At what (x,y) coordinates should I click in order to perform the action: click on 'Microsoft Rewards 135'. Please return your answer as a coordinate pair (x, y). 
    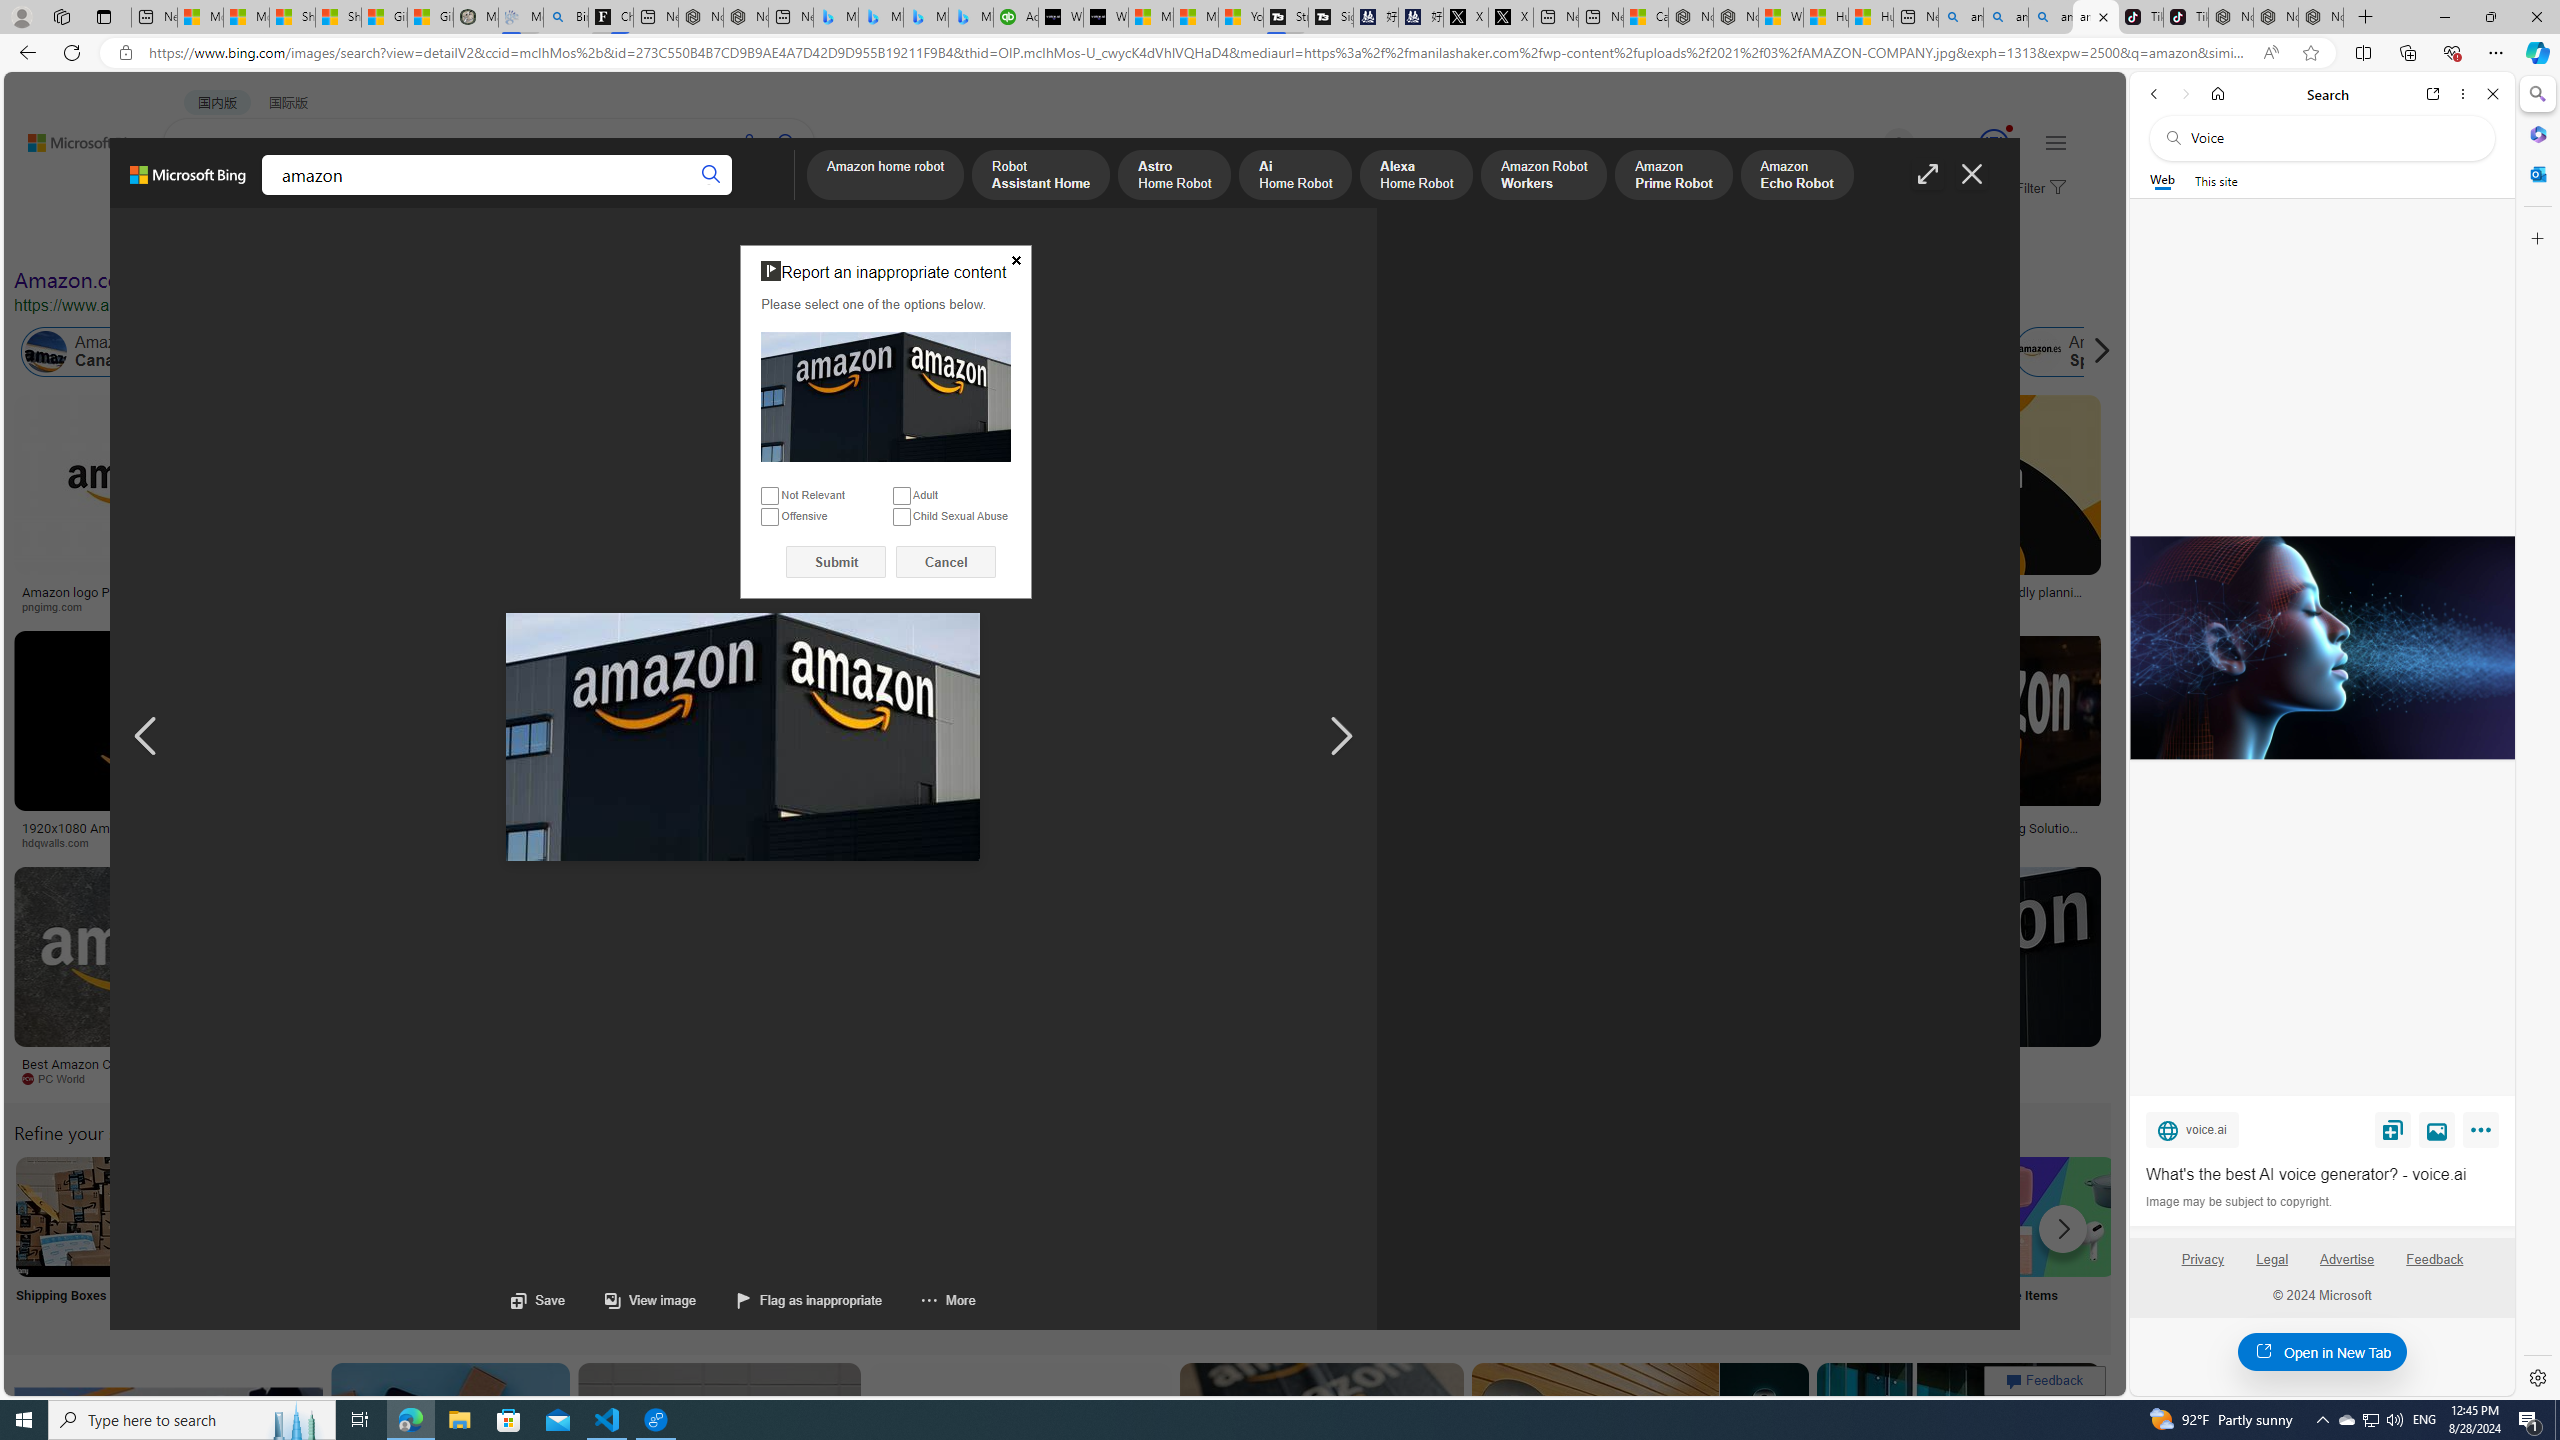
    Looking at the image, I should click on (1968, 143).